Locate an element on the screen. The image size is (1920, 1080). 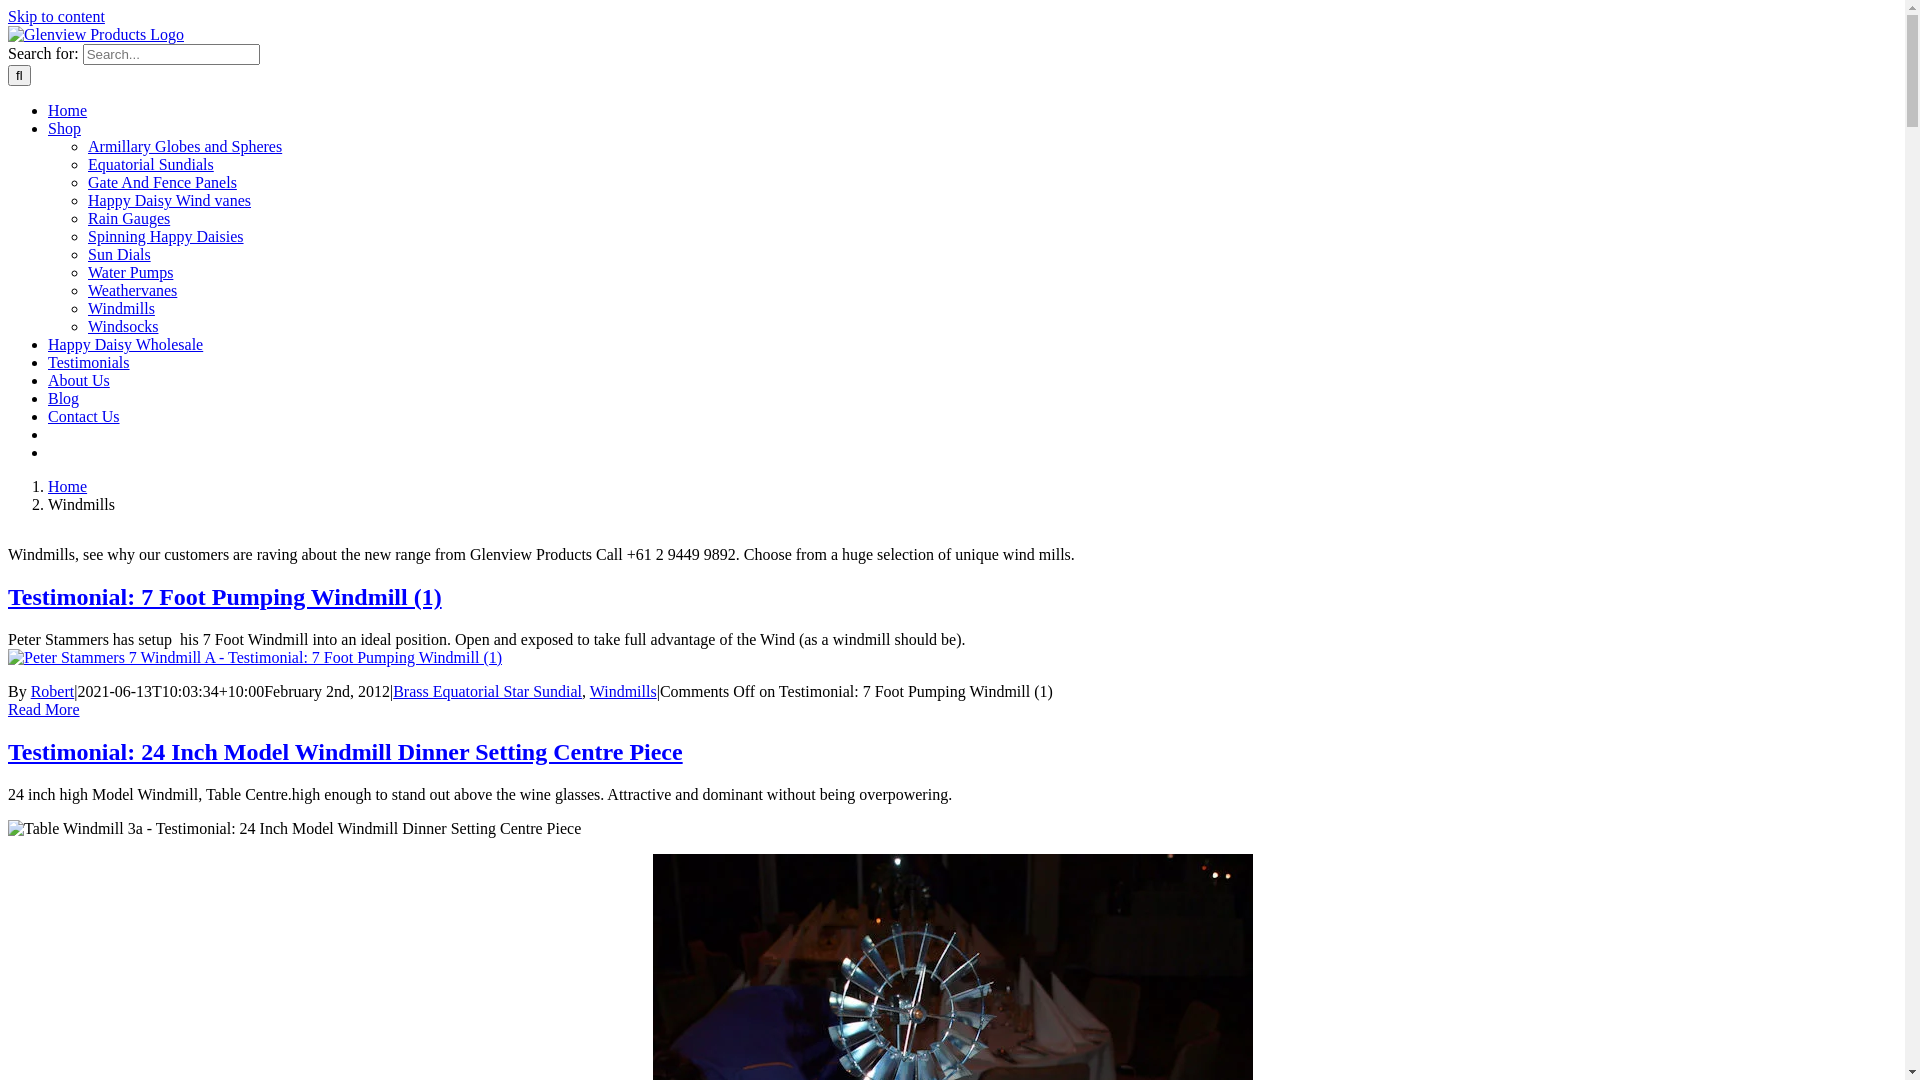
'Windmills' is located at coordinates (622, 690).